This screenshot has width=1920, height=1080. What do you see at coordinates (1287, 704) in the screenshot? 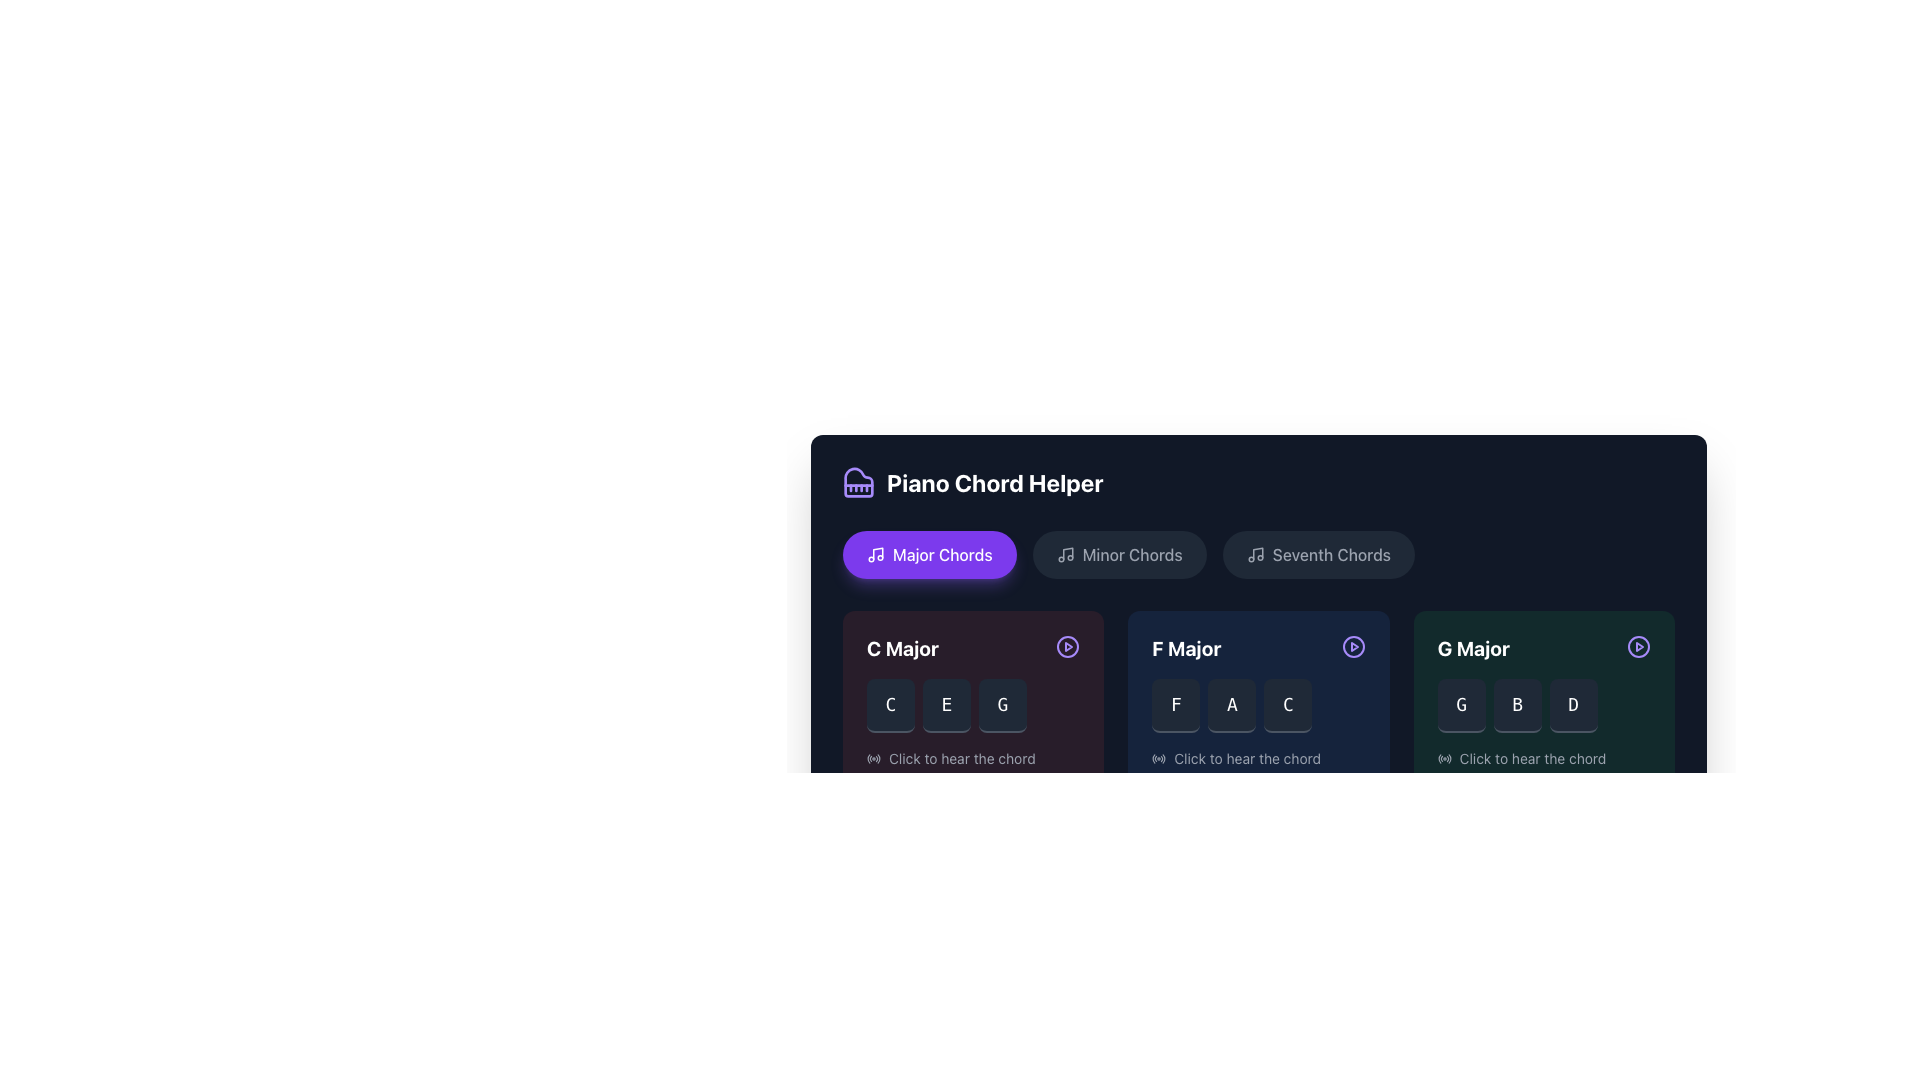
I see `the dark gray button labeled 'C' with a white letter 'C' centered within it, located in the 'F Major' chord card` at bounding box center [1287, 704].